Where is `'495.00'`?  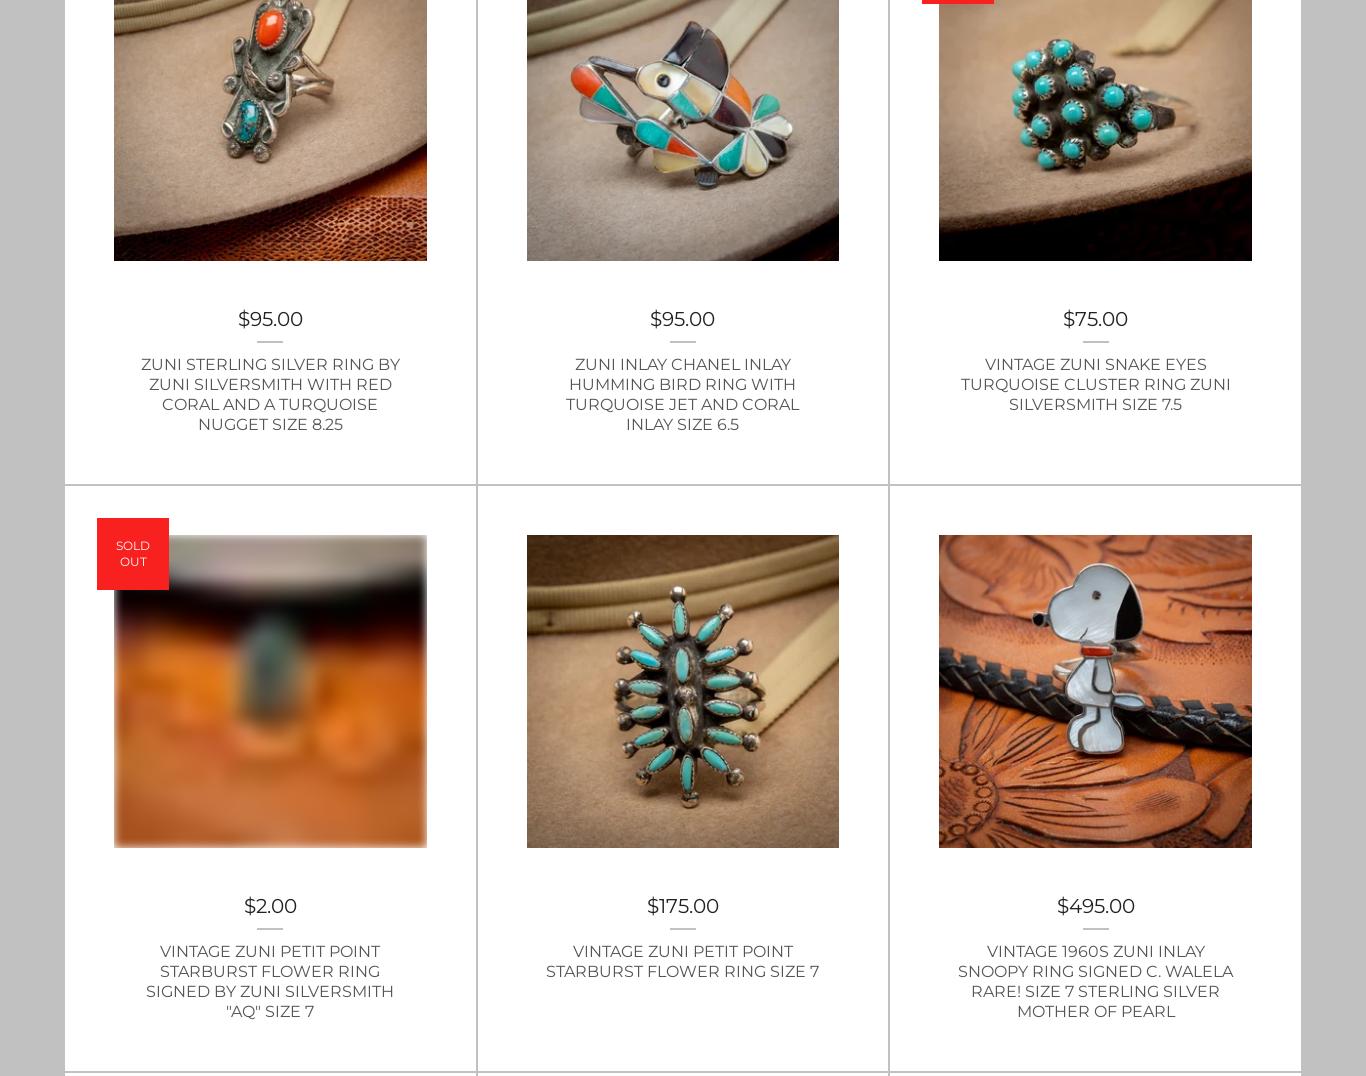 '495.00' is located at coordinates (1099, 904).